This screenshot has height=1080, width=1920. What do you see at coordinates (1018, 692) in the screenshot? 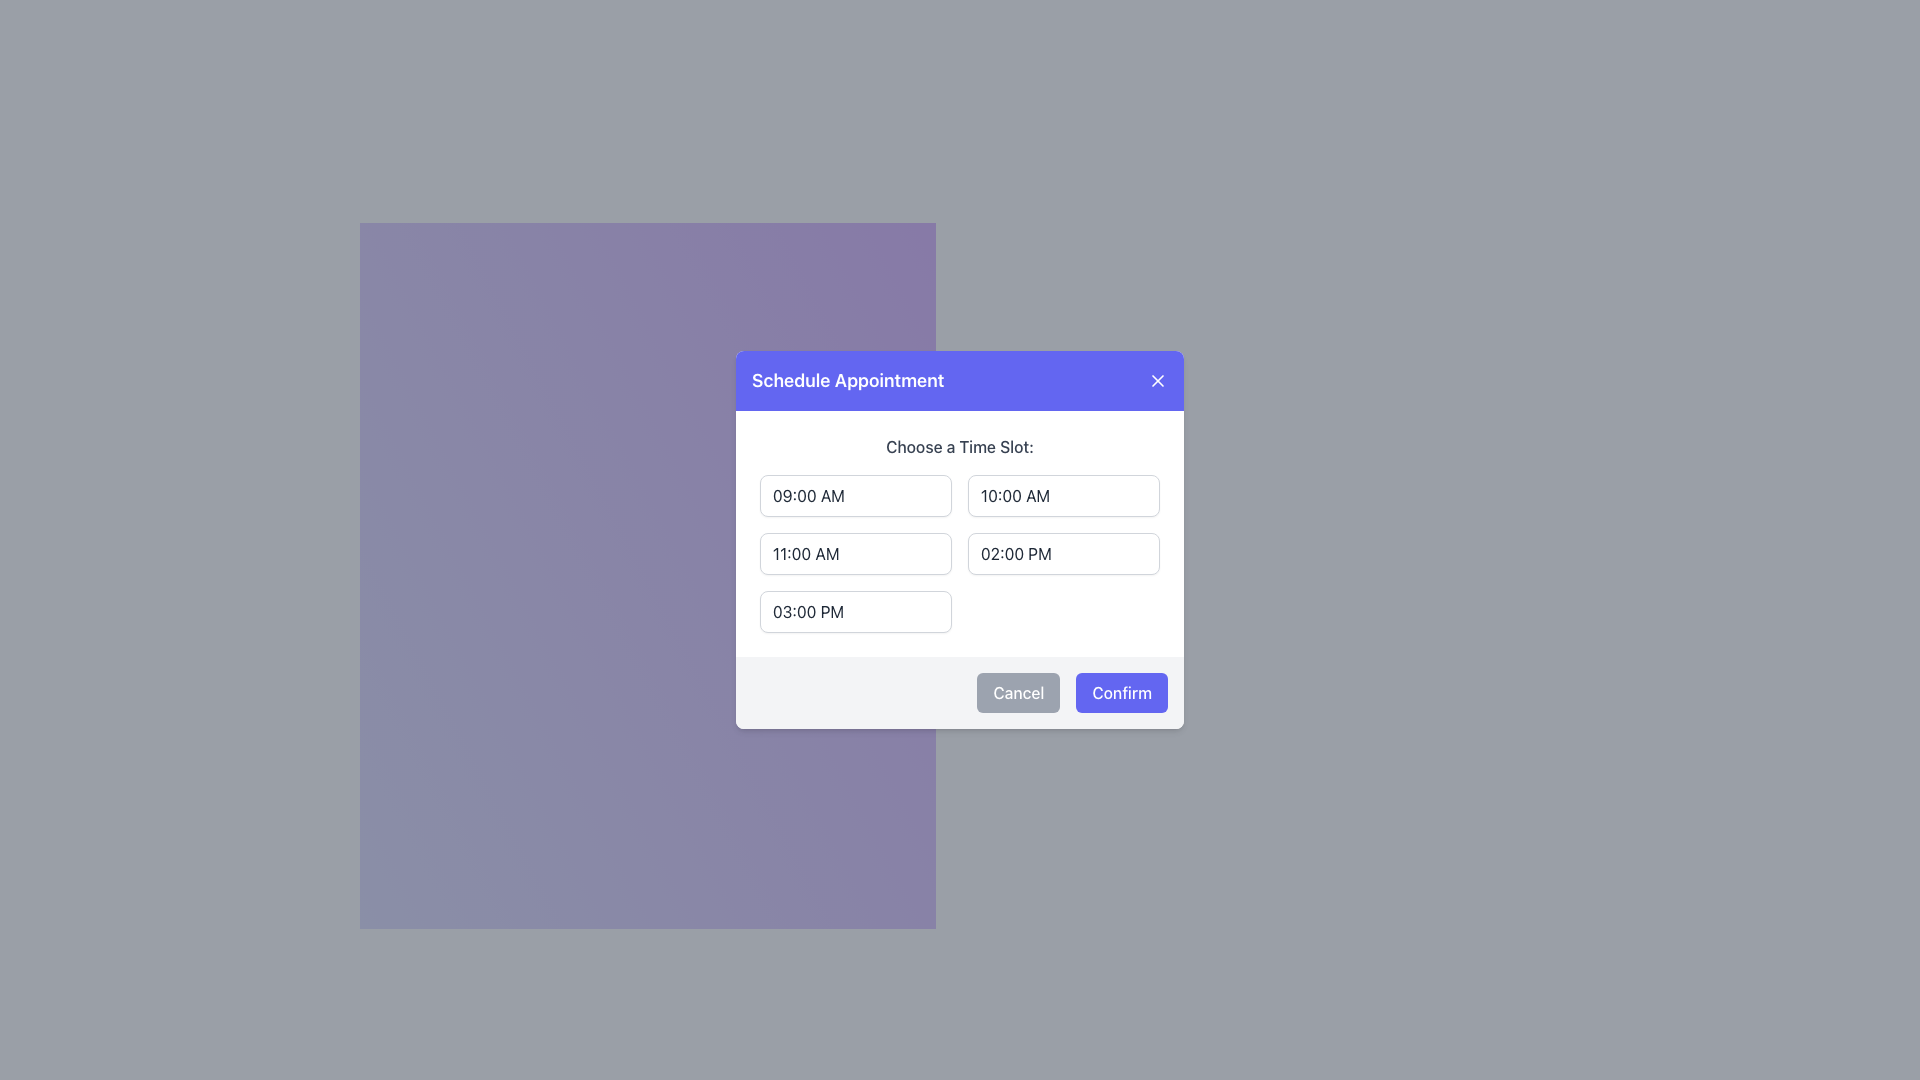
I see `the 'Cancel' button with rounded corners, light gray background, and white text located at the bottom-right of the modal dialog` at bounding box center [1018, 692].